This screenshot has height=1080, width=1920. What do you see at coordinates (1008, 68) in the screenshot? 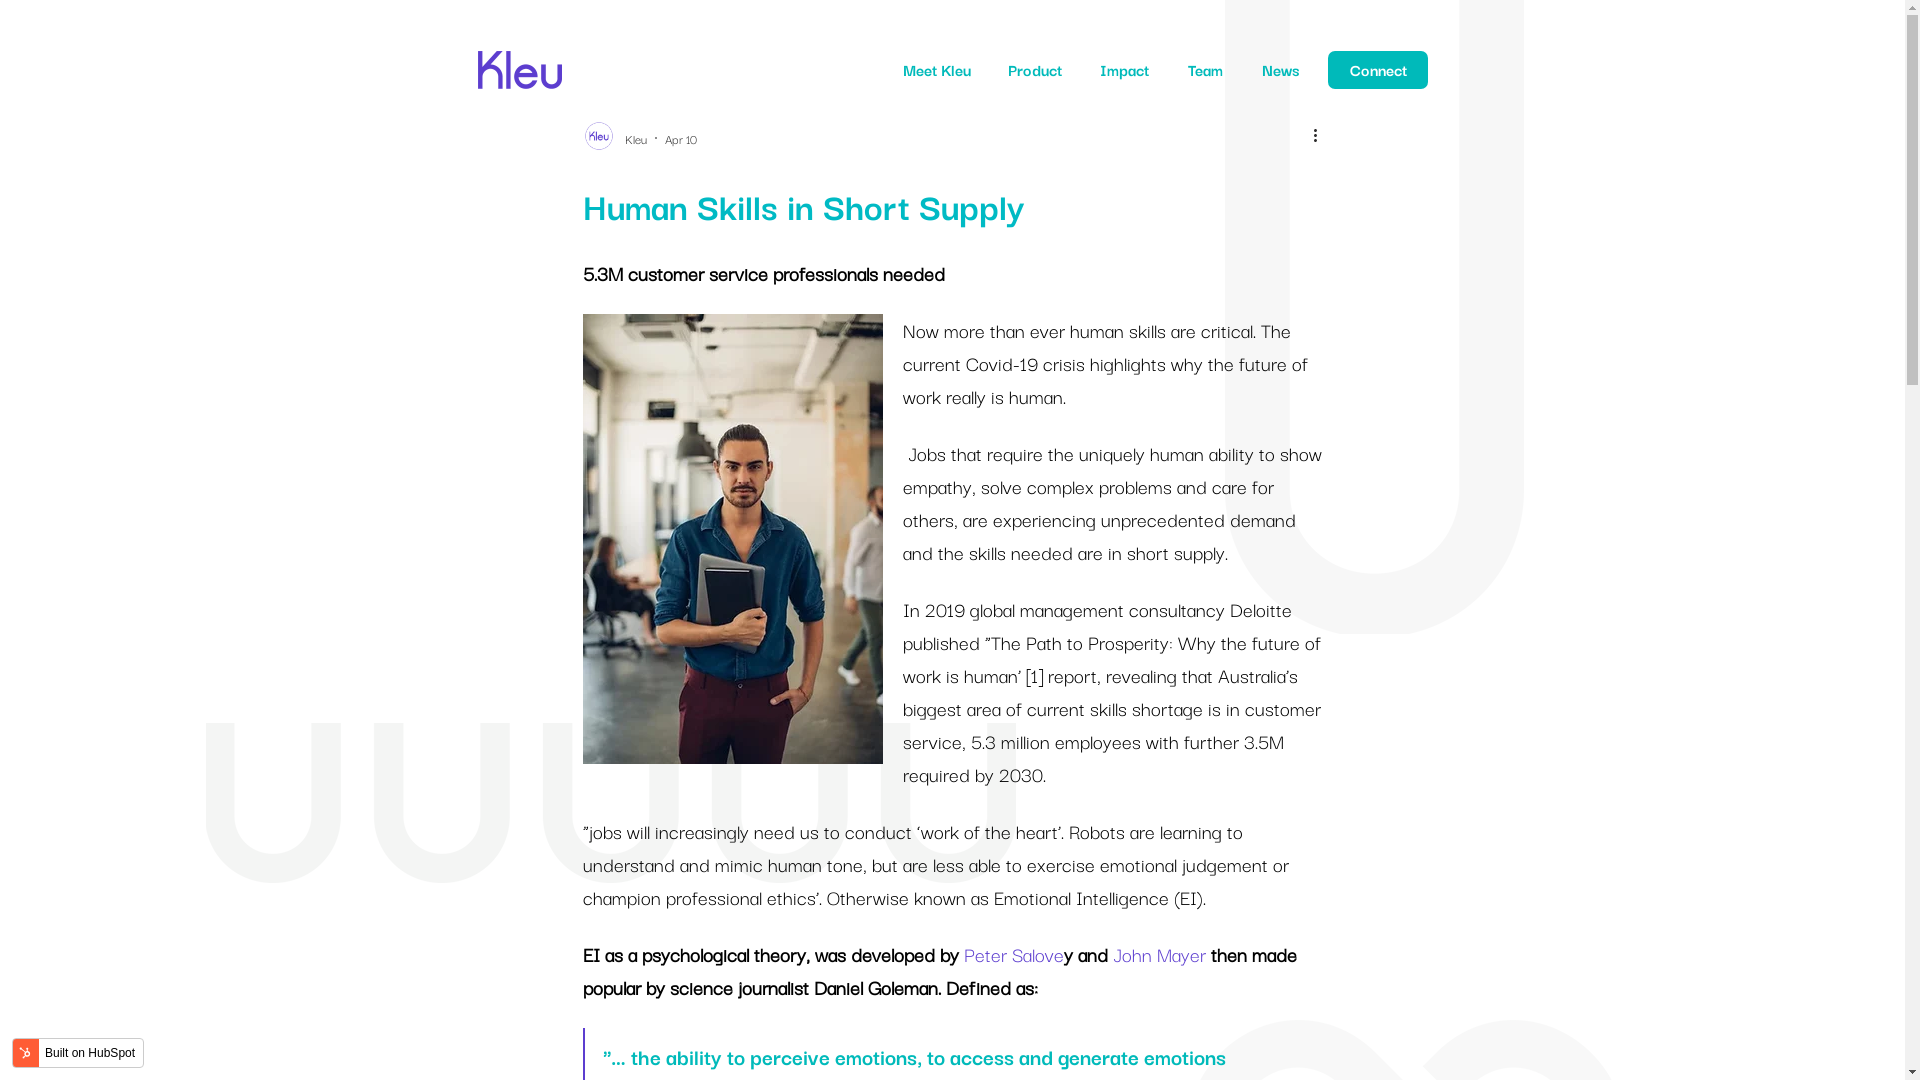
I see `'Product'` at bounding box center [1008, 68].